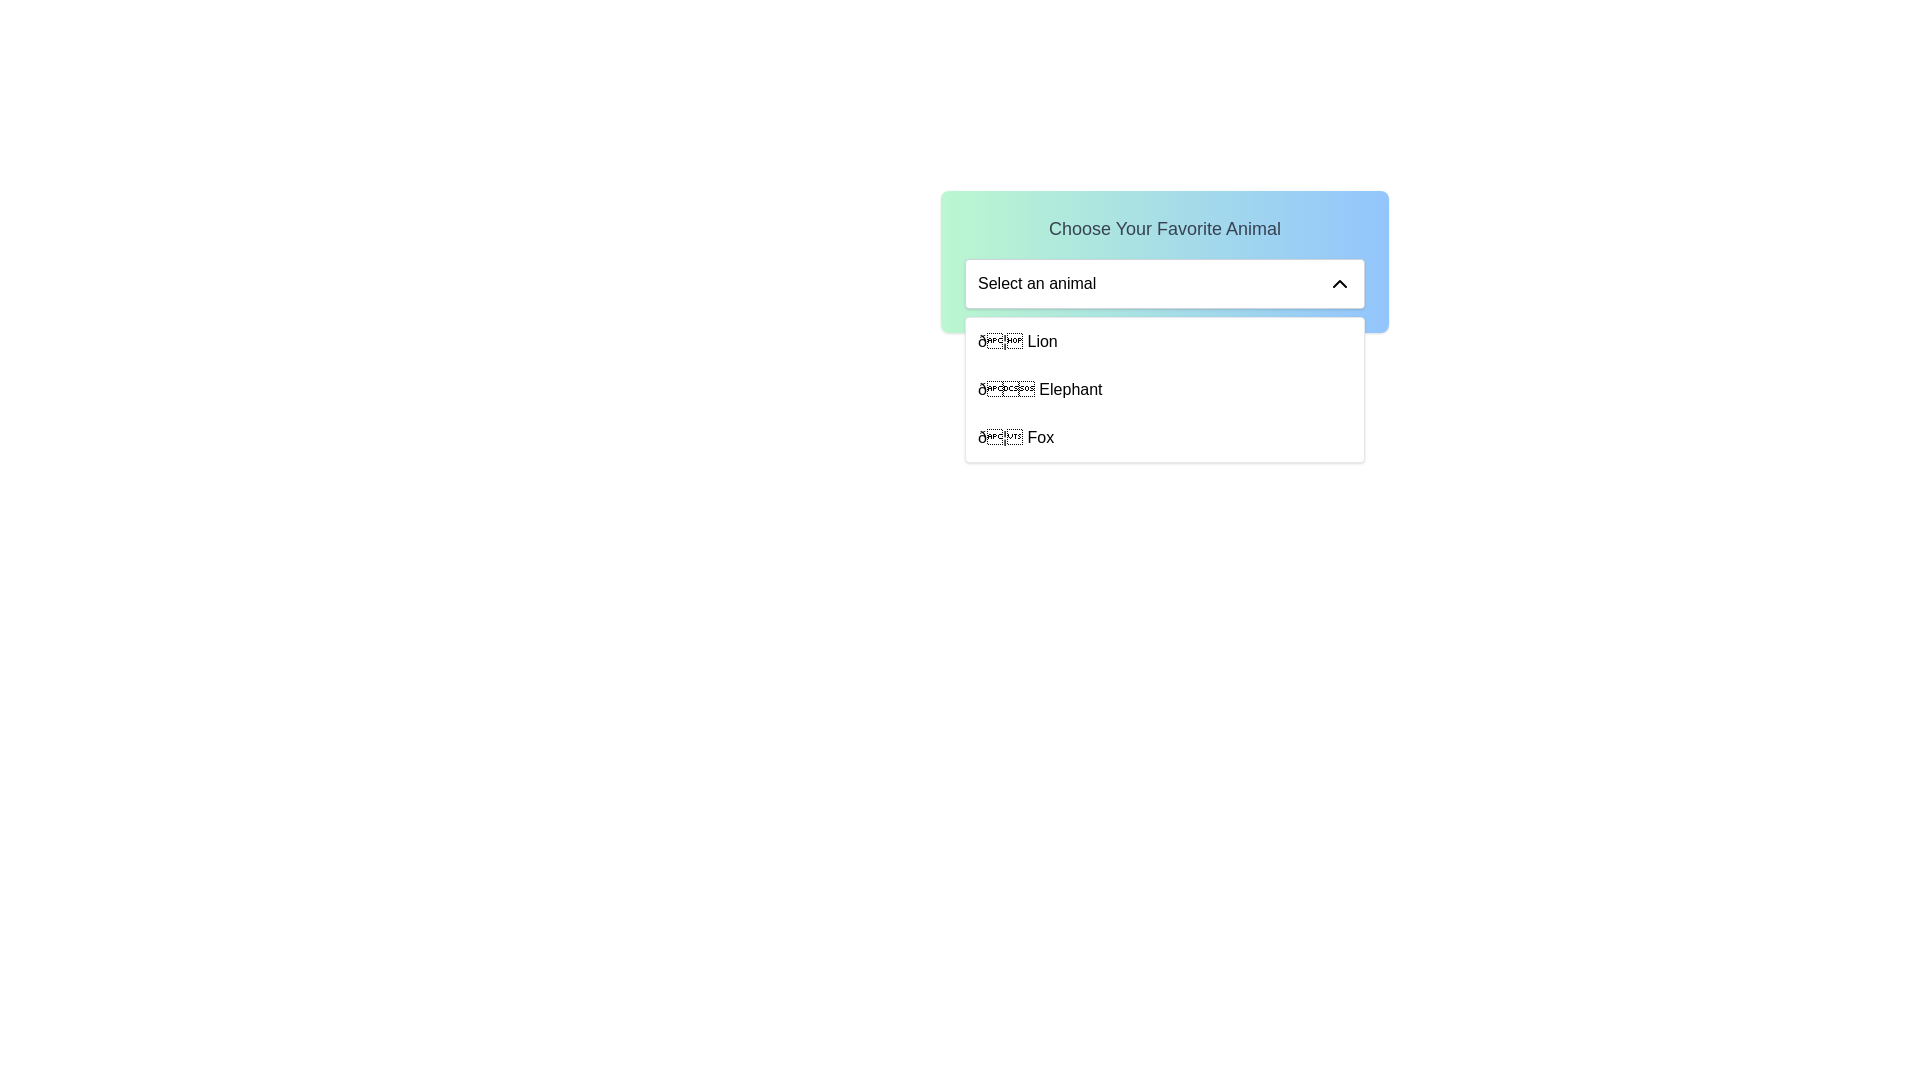  What do you see at coordinates (1040, 389) in the screenshot?
I see `to select the '🐘 Elephant' option from the dropdown menu located under 'Choose Your Favorite Animal', positioned second in the list` at bounding box center [1040, 389].